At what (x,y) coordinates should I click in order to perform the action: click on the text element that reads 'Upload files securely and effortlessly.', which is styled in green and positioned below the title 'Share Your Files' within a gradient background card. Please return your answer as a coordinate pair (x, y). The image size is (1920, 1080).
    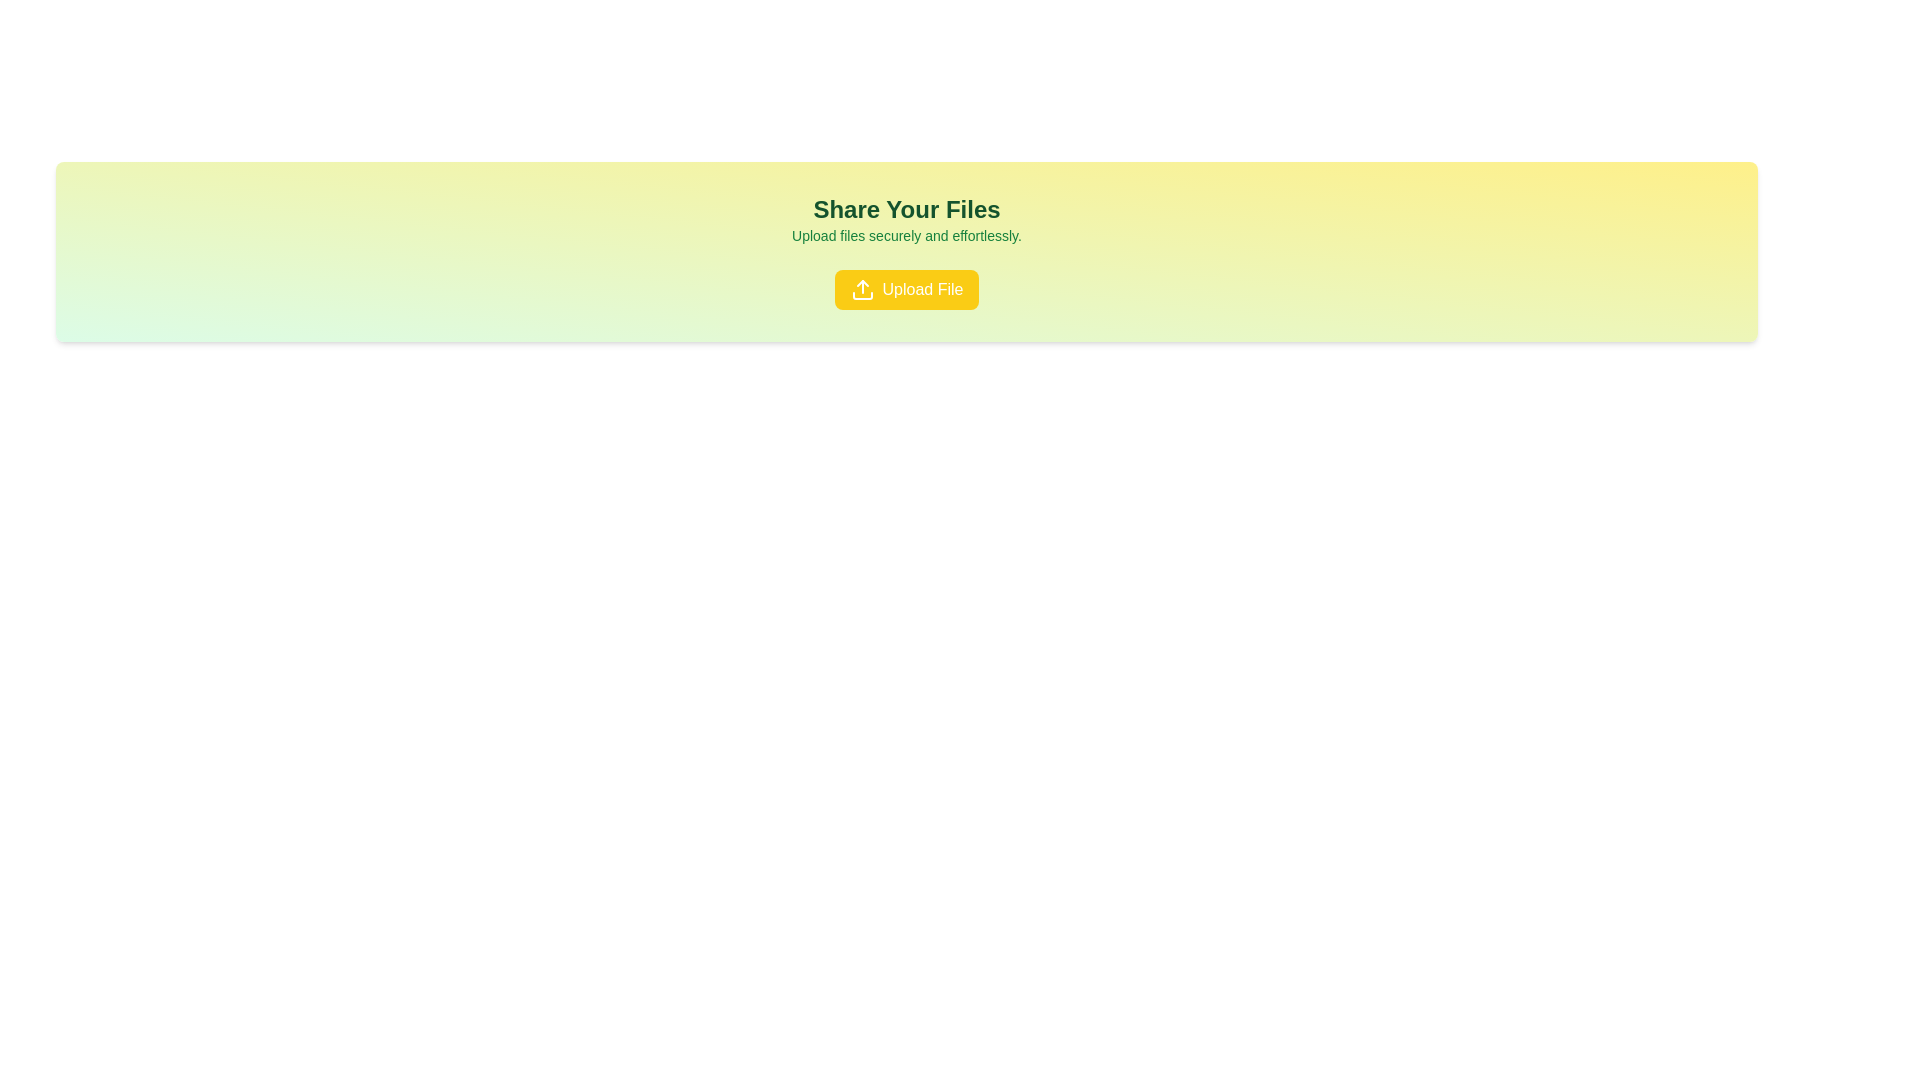
    Looking at the image, I should click on (906, 234).